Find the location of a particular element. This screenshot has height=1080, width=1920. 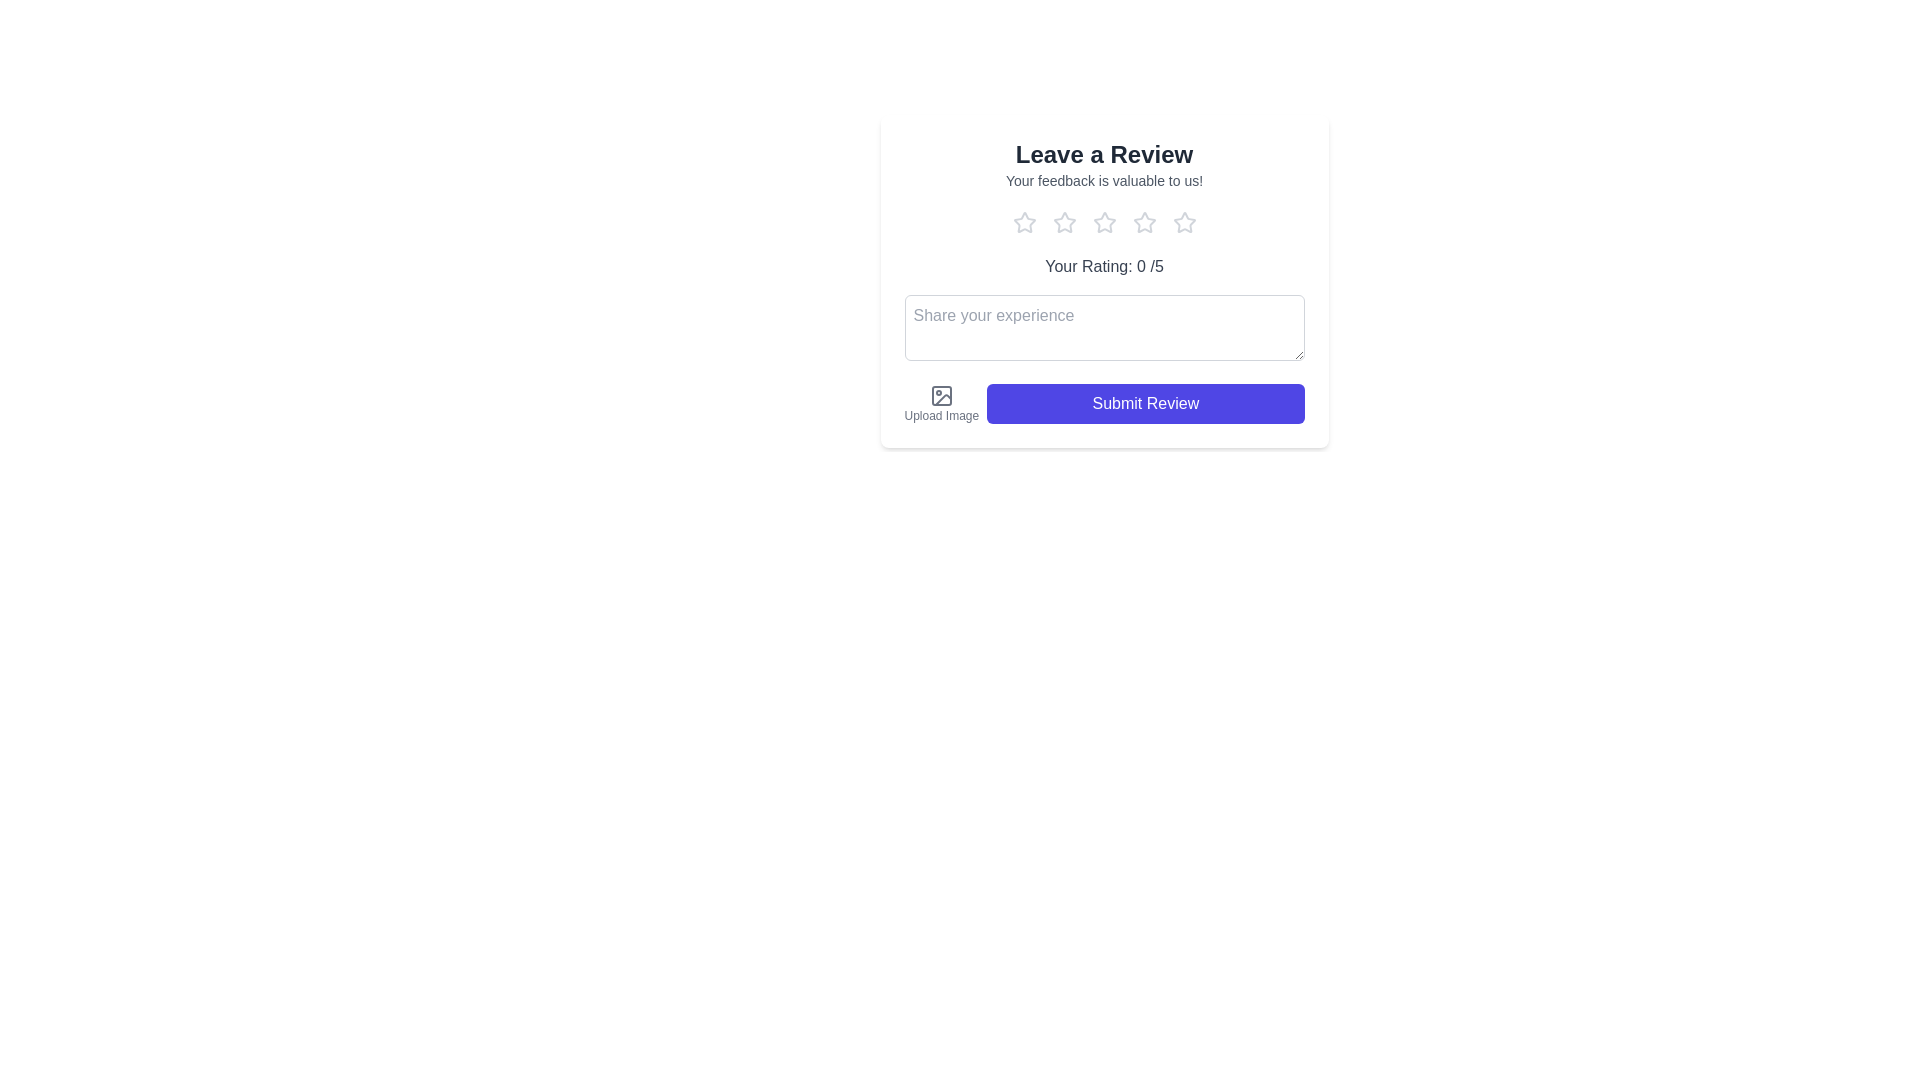

the 'Upload Image' icon to initiate the image upload process is located at coordinates (940, 396).